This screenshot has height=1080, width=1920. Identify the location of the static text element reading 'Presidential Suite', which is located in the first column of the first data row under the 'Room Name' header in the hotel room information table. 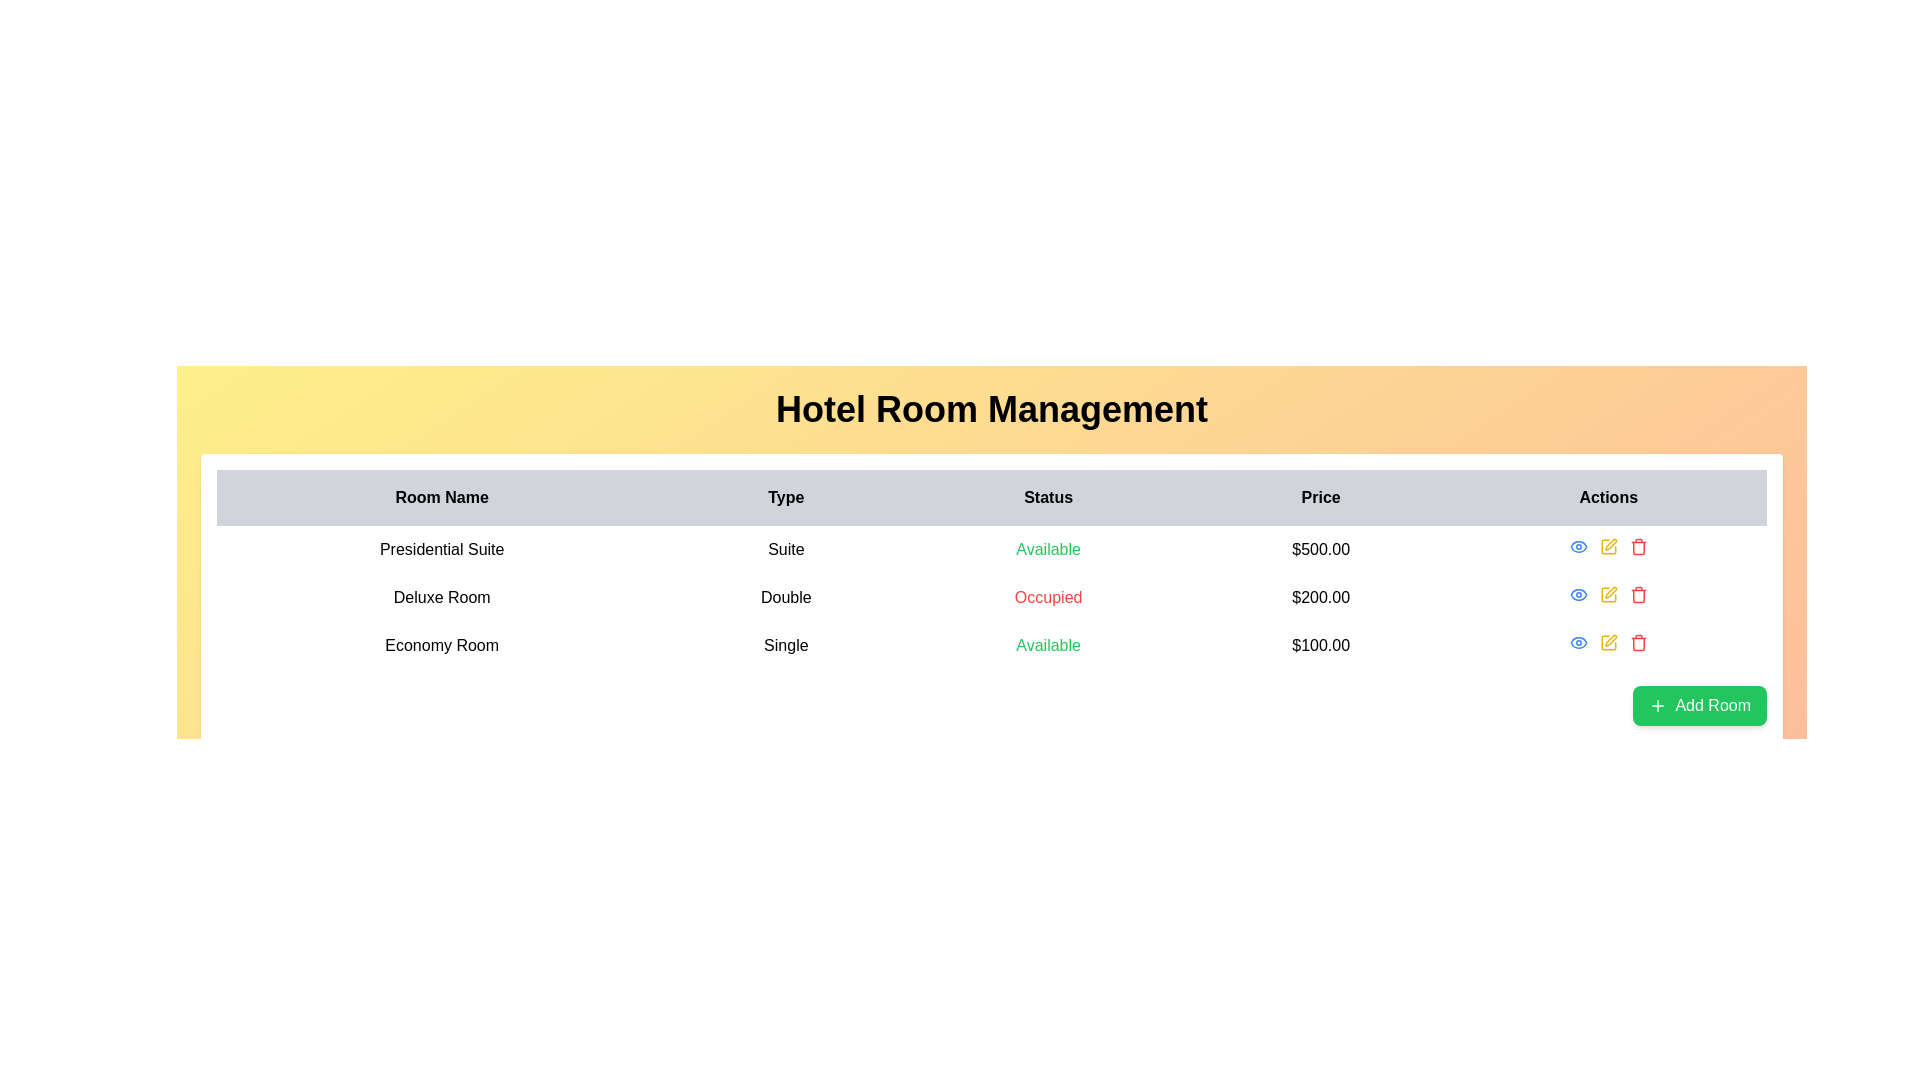
(441, 550).